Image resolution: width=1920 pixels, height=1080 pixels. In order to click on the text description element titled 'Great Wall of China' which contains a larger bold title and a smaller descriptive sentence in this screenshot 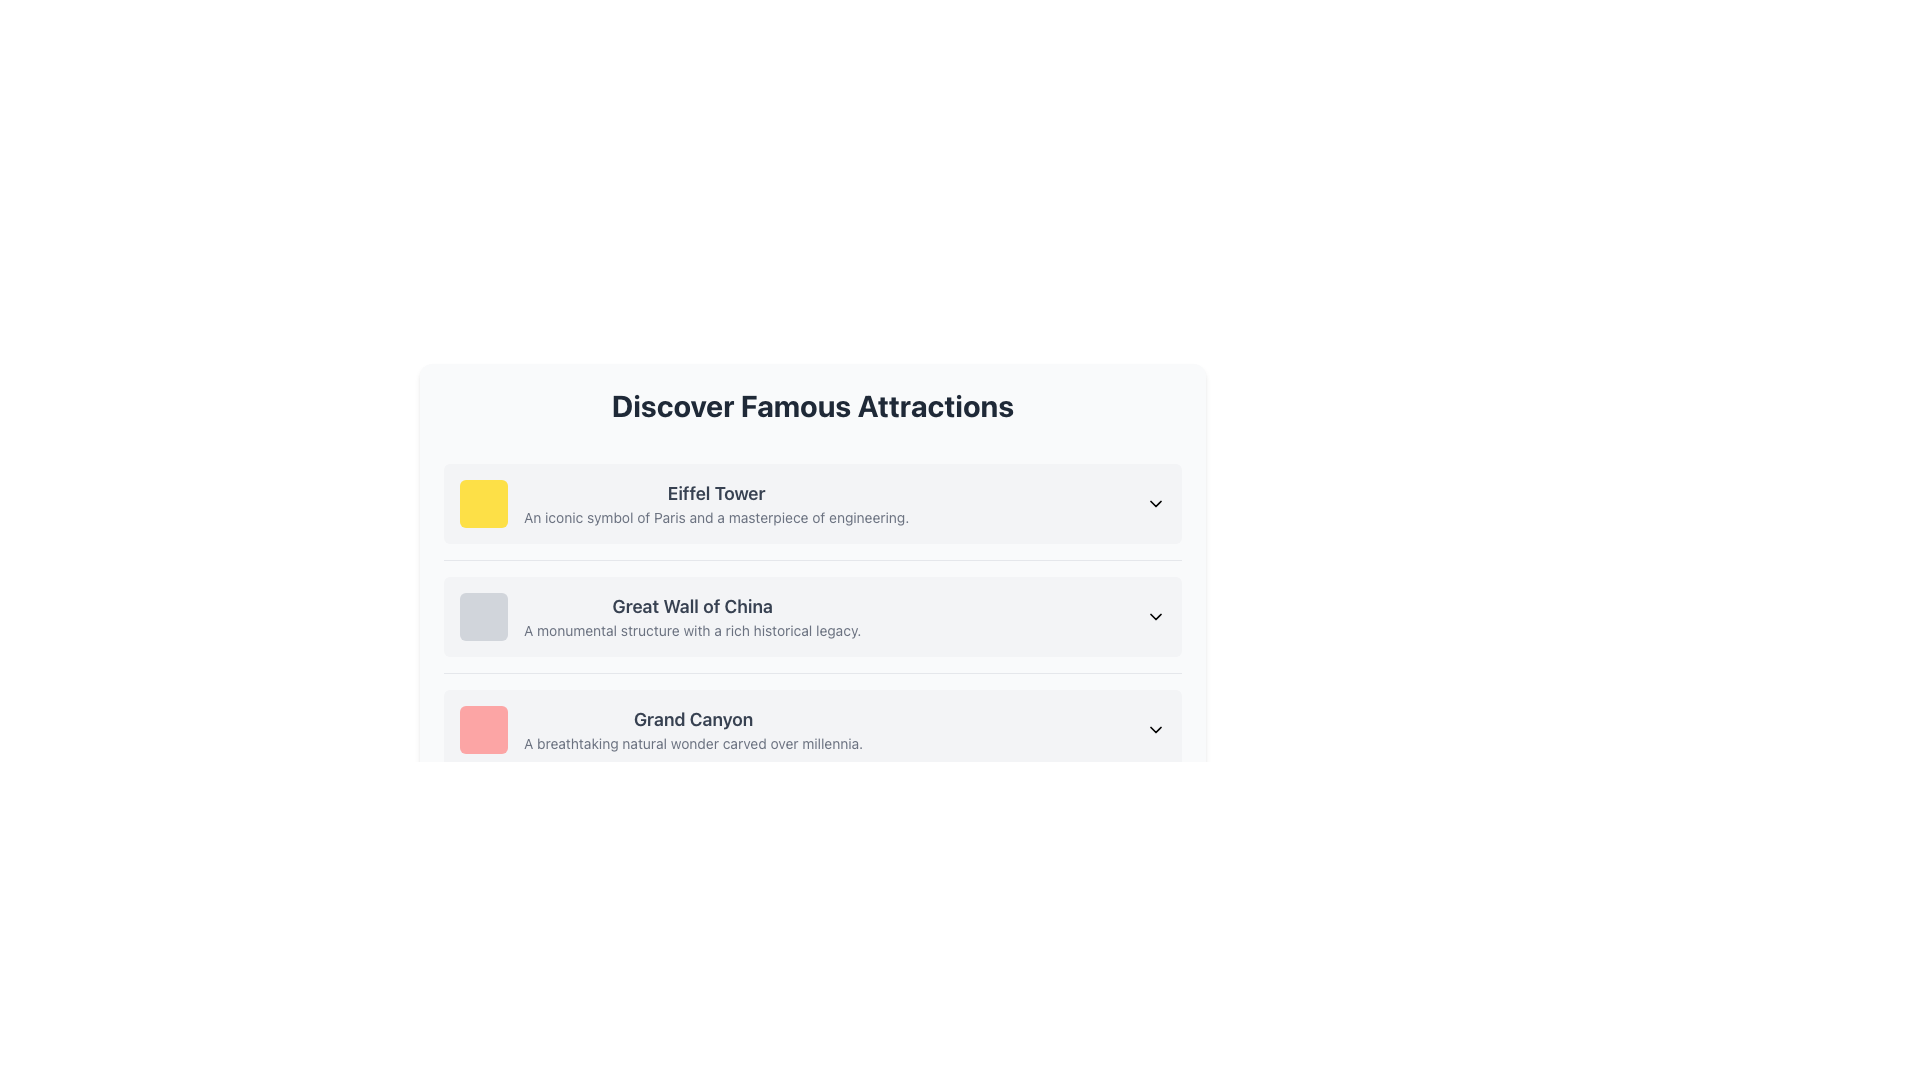, I will do `click(692, 616)`.